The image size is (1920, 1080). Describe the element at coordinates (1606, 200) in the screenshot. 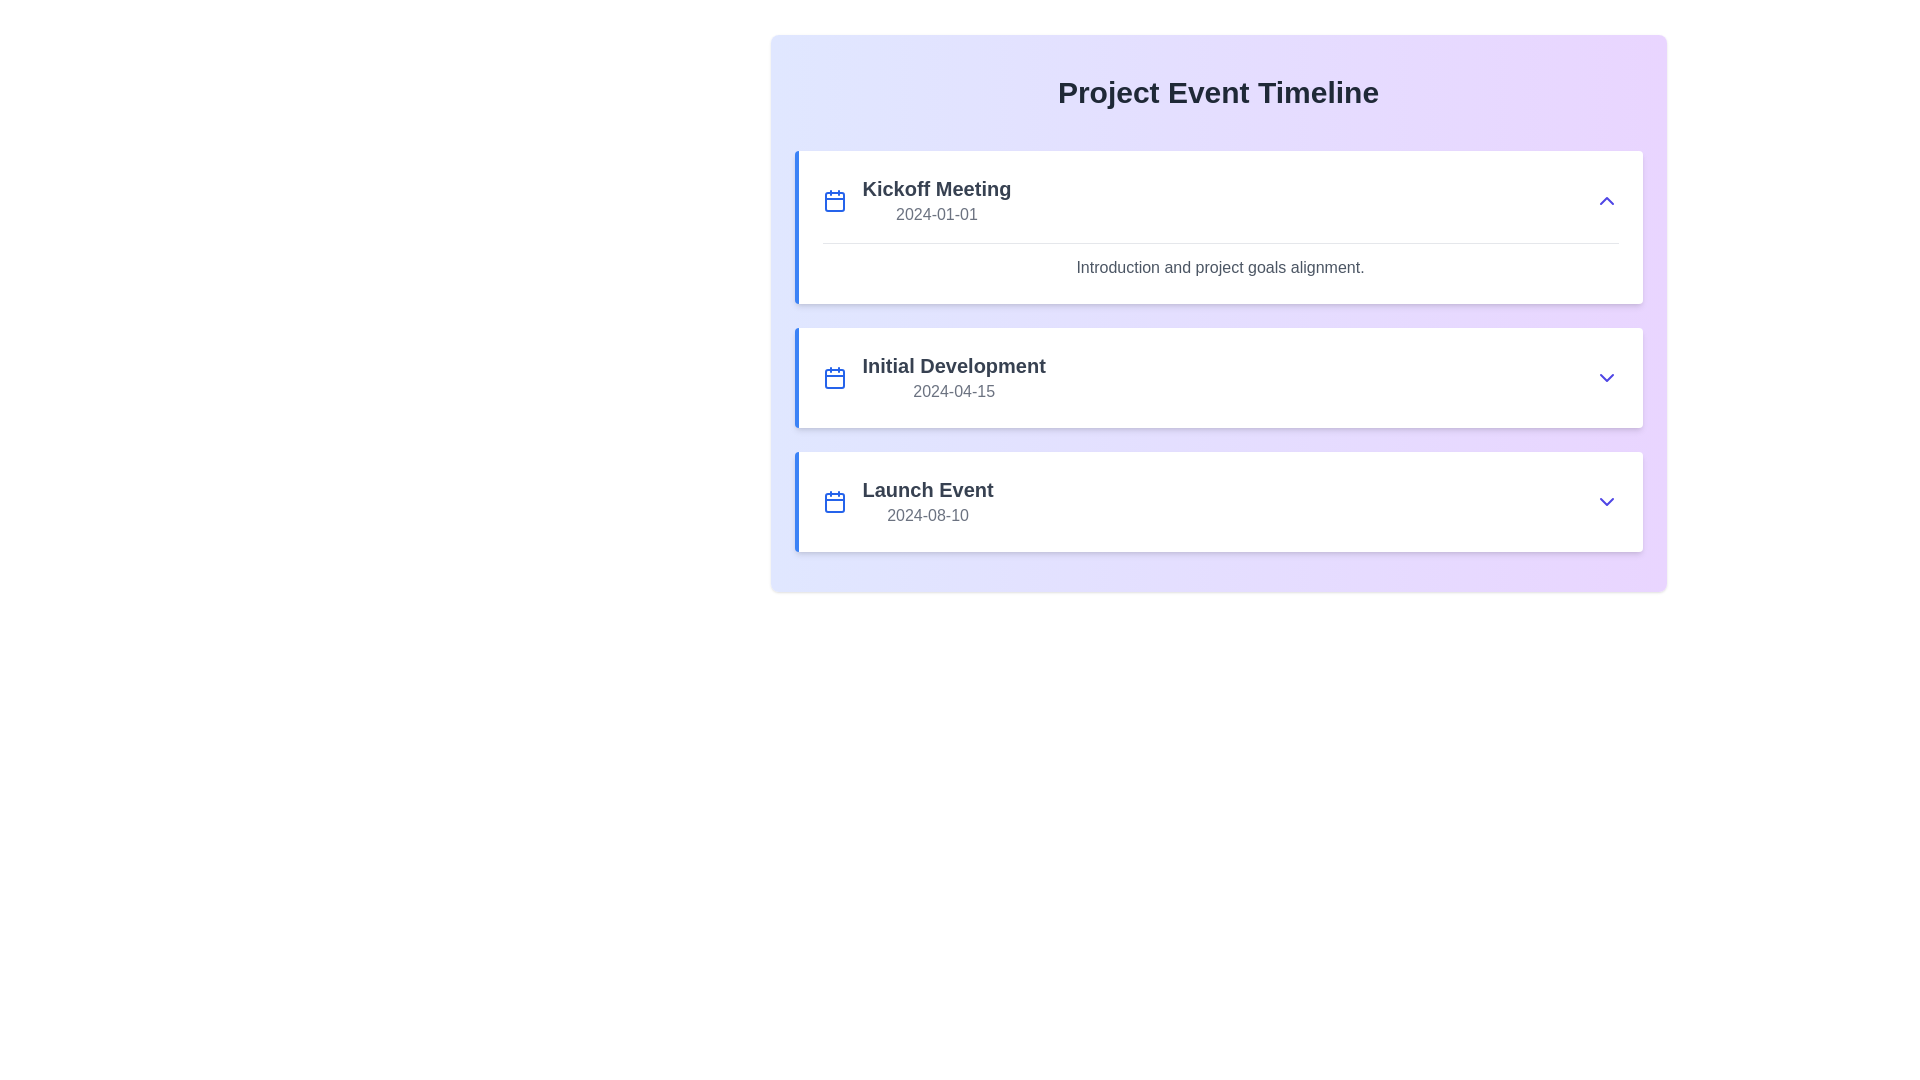

I see `the upward-pointing chevron button at the top-right corner of the 'Kickoff Meeting' card` at that location.